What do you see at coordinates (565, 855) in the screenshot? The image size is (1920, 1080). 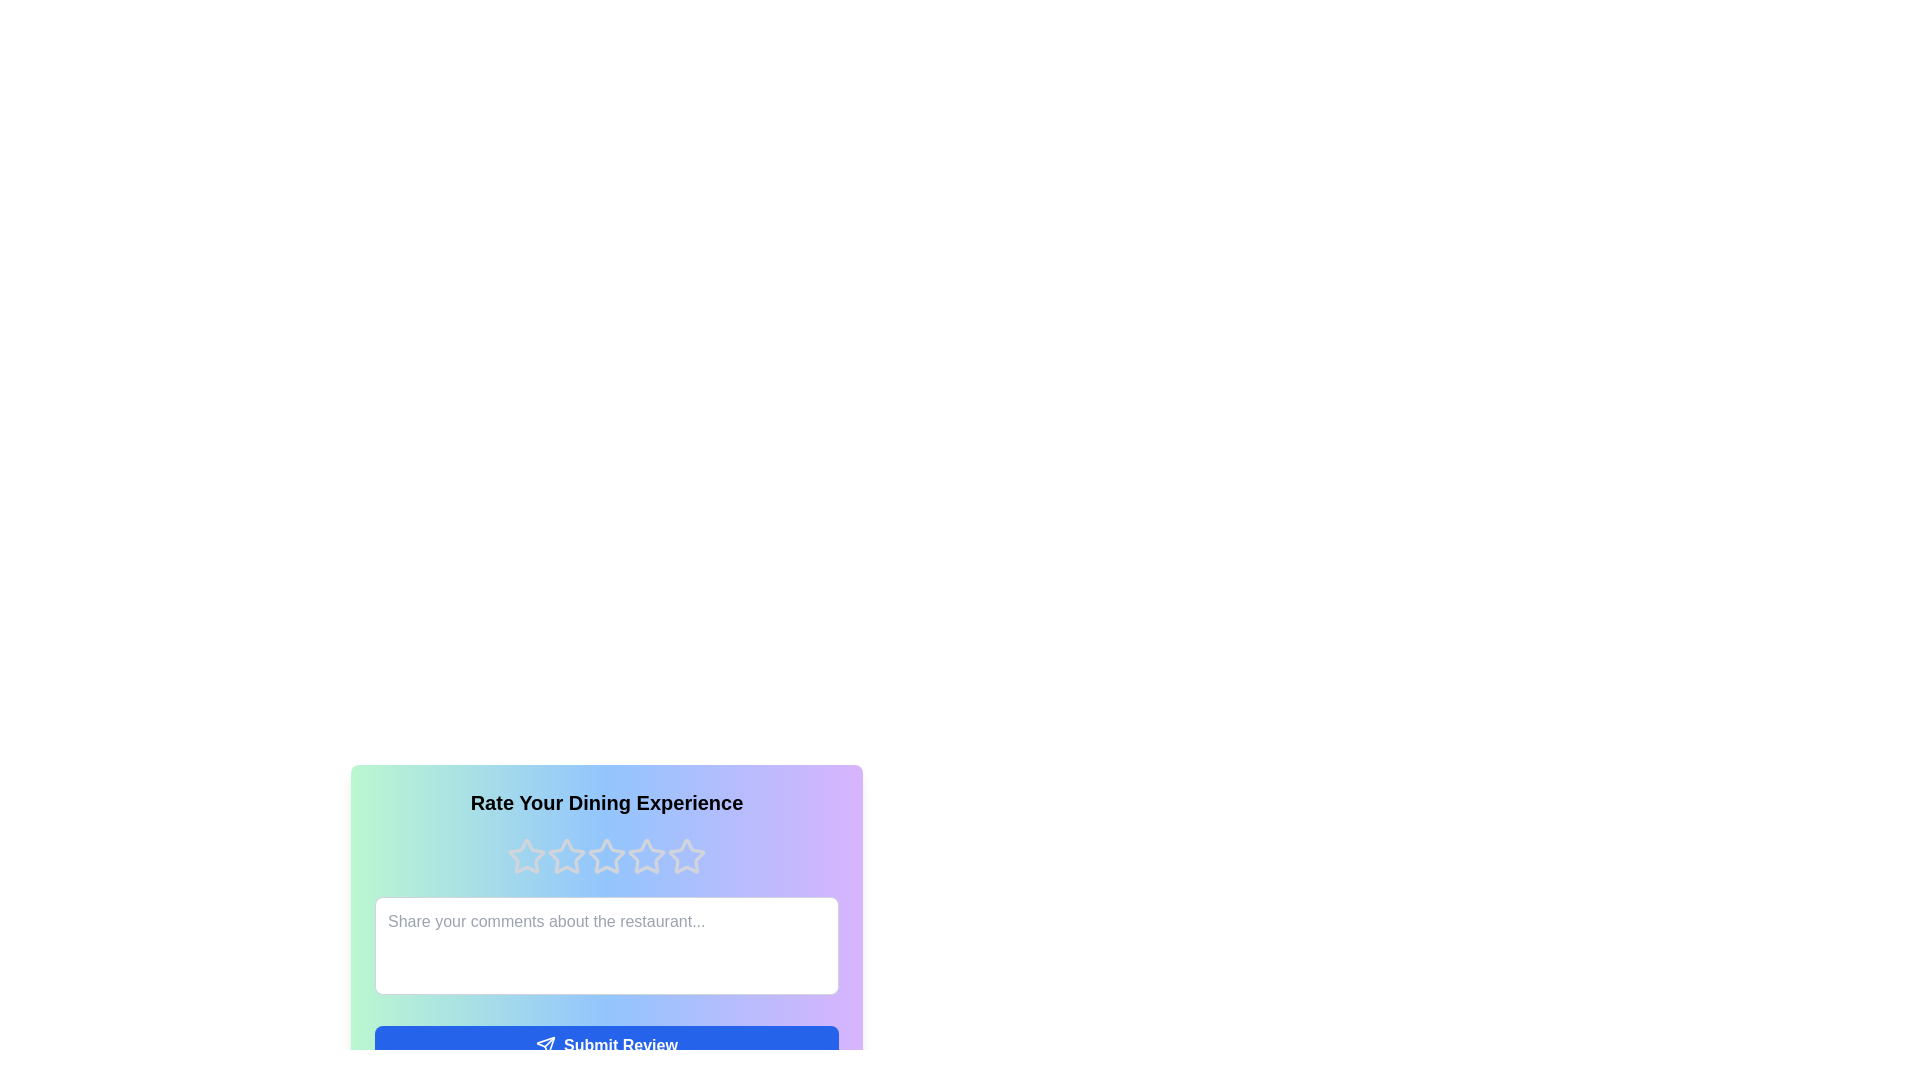 I see `the second star icon in the star-based rating system located beneath 'Rate Your Dining Experience'` at bounding box center [565, 855].